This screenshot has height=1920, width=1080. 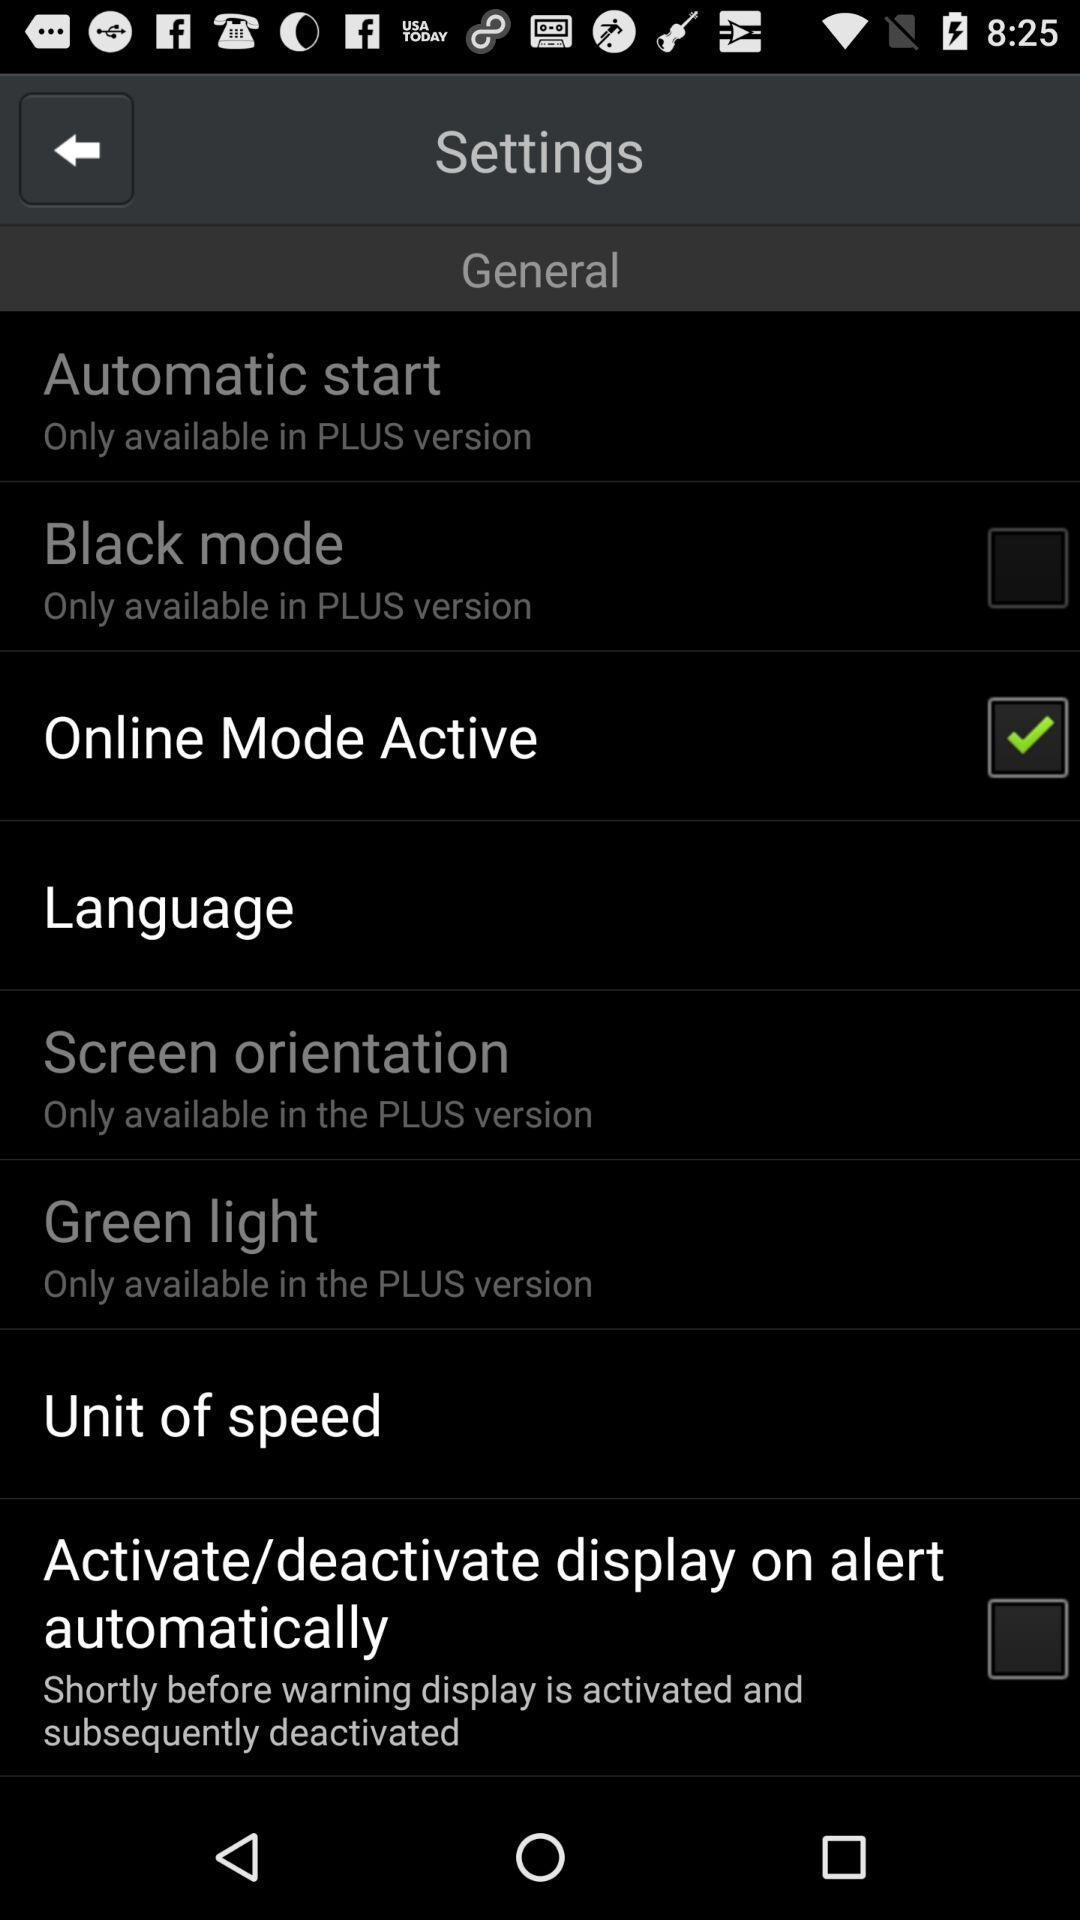 What do you see at coordinates (538, 148) in the screenshot?
I see `icon above general app` at bounding box center [538, 148].